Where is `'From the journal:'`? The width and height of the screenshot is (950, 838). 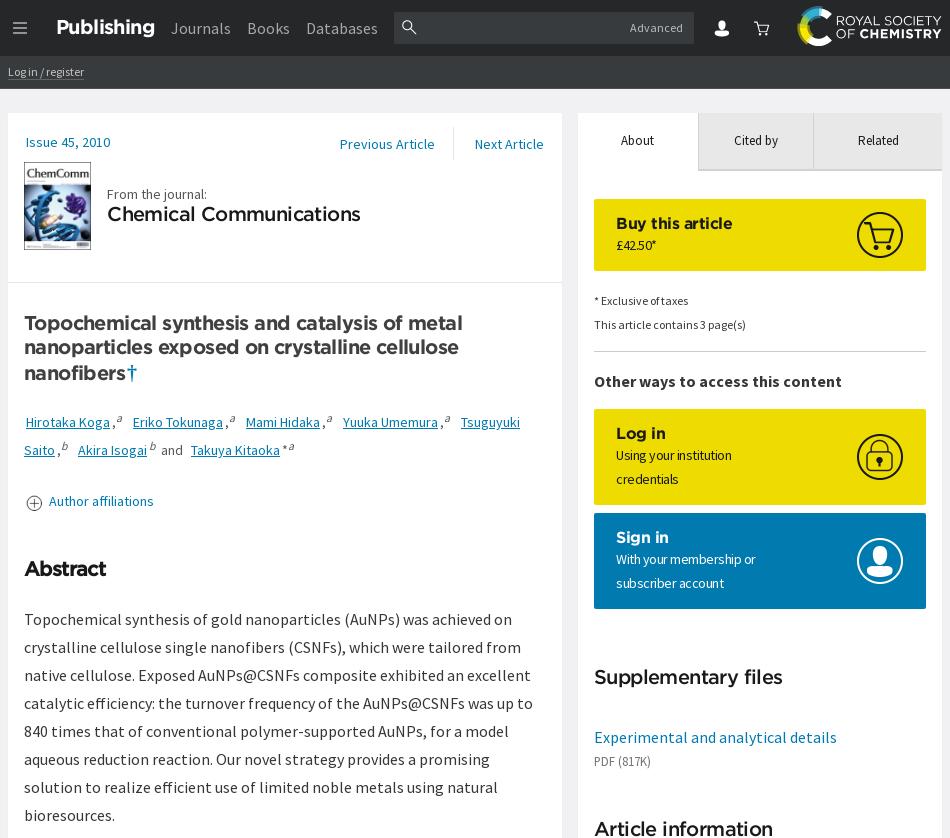 'From the journal:' is located at coordinates (157, 193).